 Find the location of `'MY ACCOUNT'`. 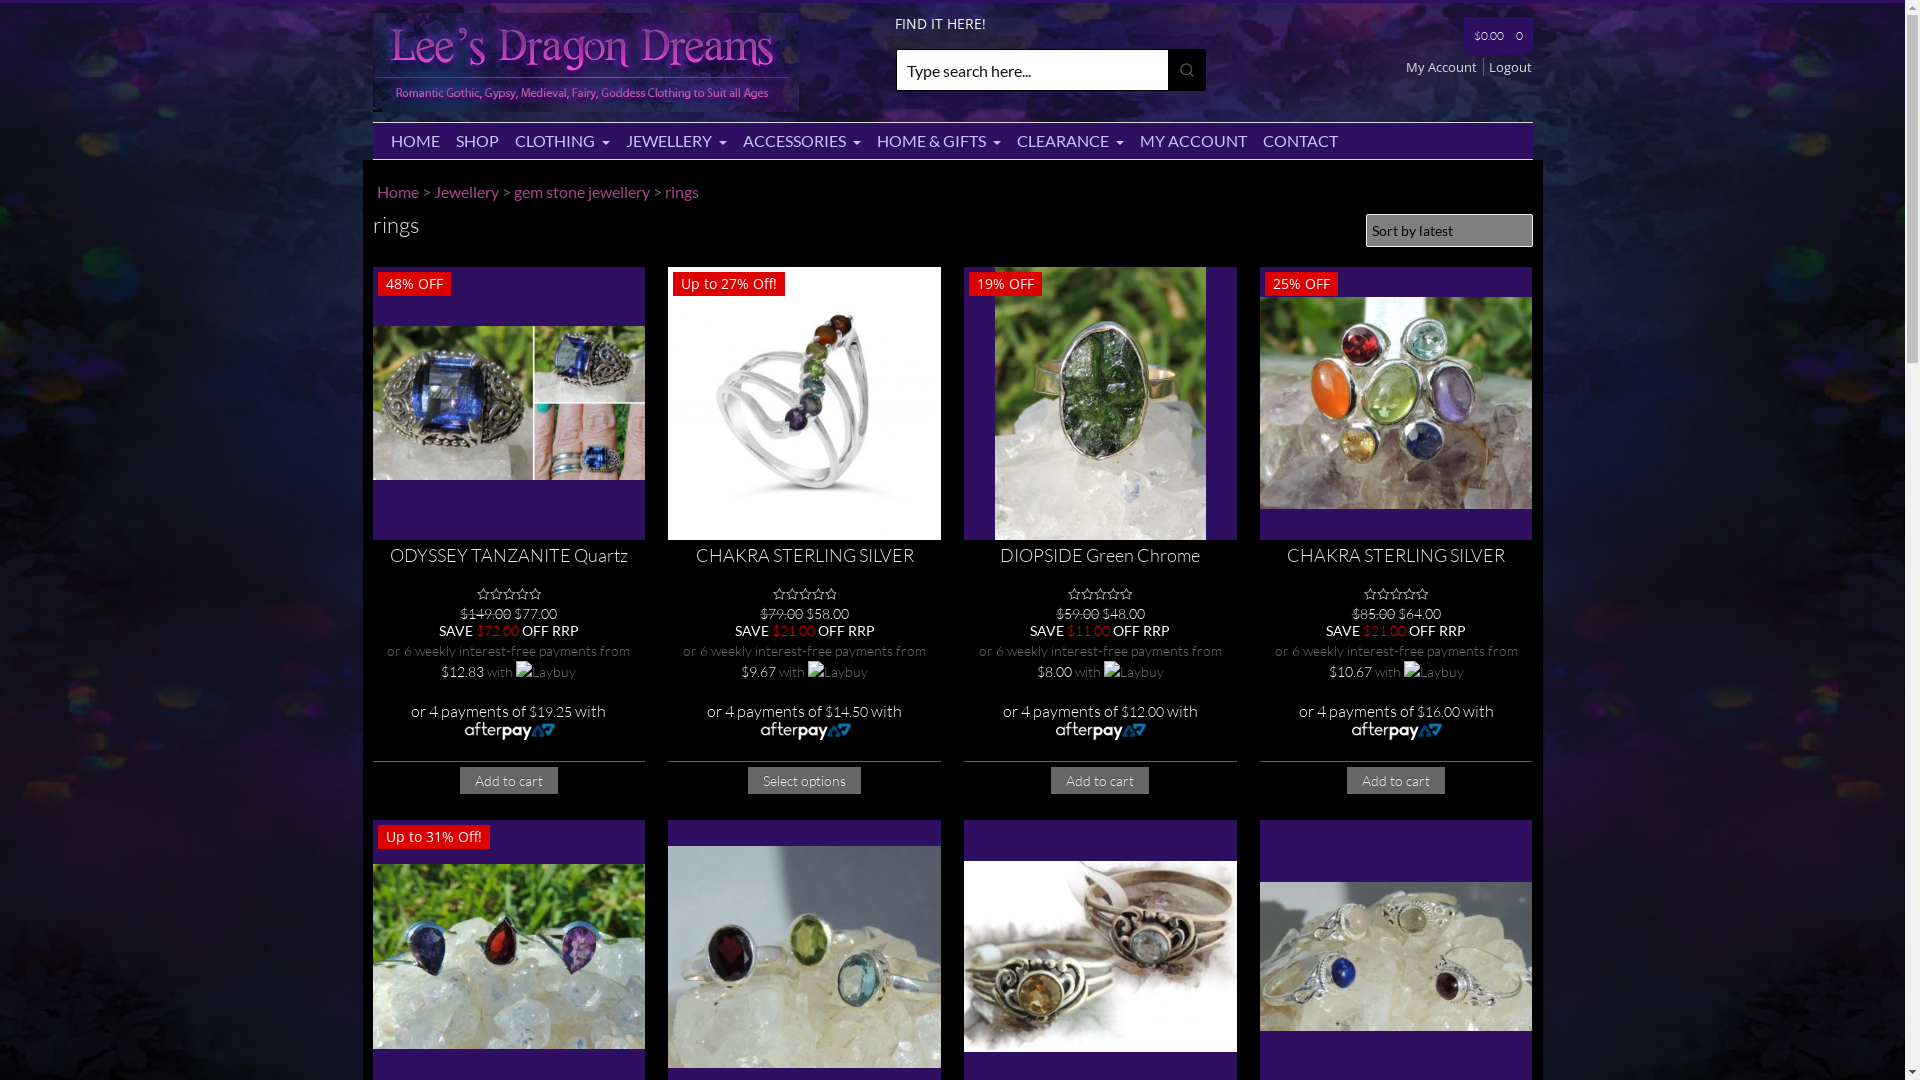

'MY ACCOUNT' is located at coordinates (1193, 140).